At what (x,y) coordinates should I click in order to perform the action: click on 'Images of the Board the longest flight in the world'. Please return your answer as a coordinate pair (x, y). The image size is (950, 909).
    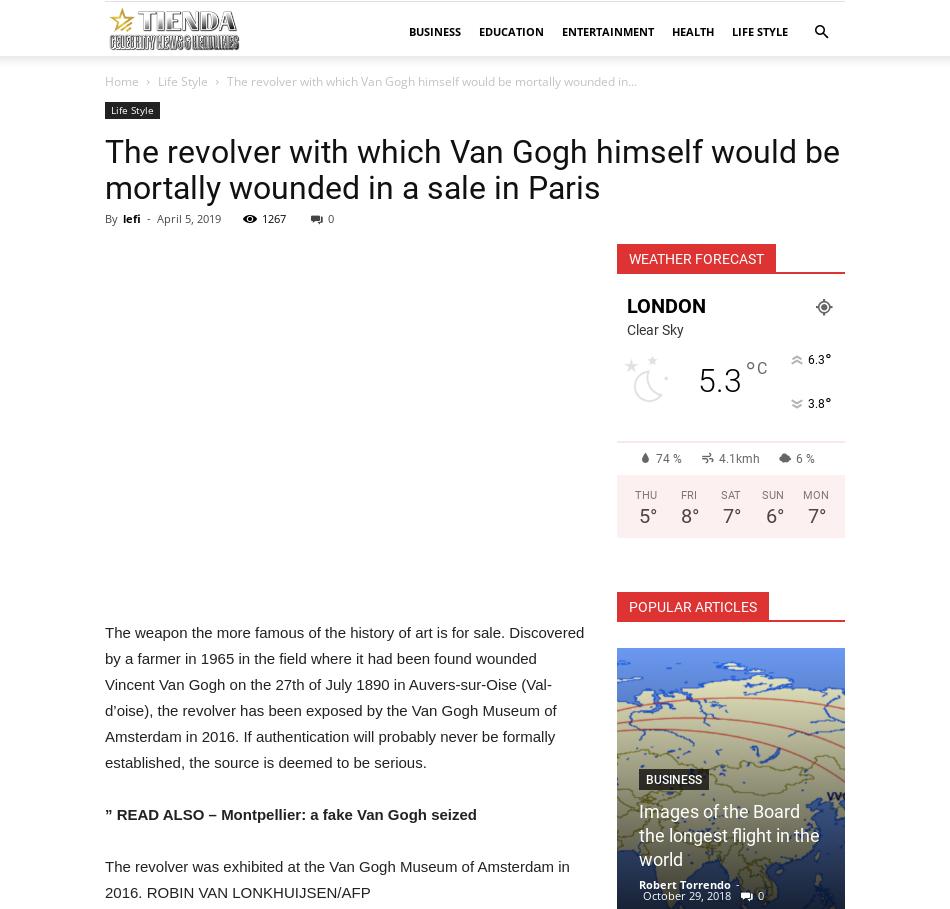
    Looking at the image, I should click on (728, 835).